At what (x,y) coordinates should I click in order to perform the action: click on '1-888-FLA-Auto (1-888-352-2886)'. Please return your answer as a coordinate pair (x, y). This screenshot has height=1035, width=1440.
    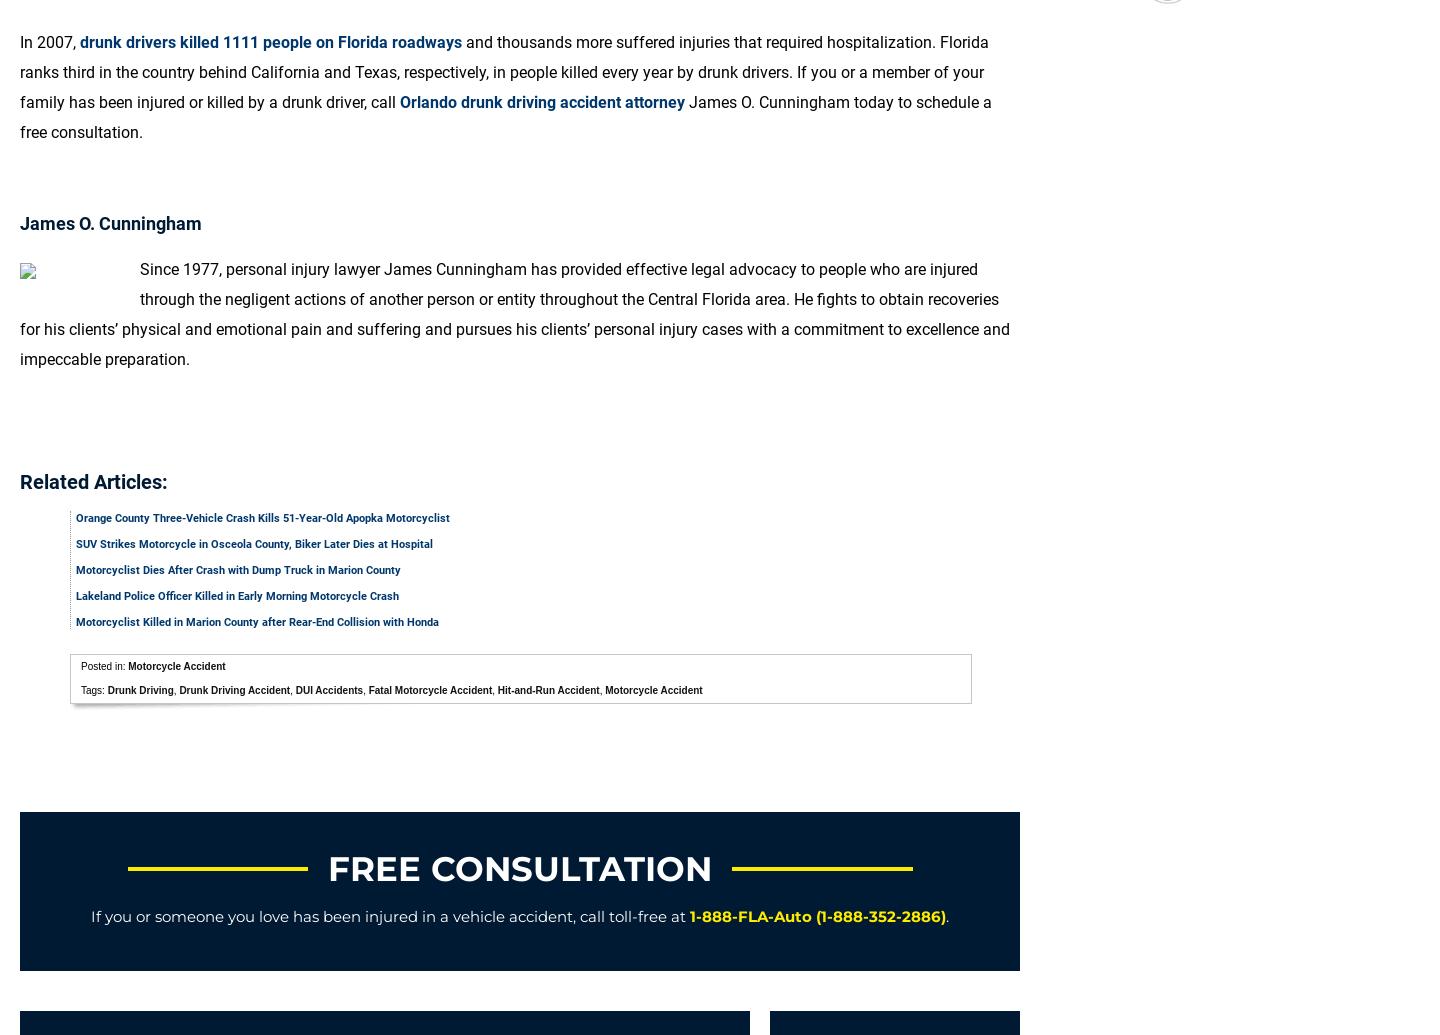
    Looking at the image, I should click on (818, 915).